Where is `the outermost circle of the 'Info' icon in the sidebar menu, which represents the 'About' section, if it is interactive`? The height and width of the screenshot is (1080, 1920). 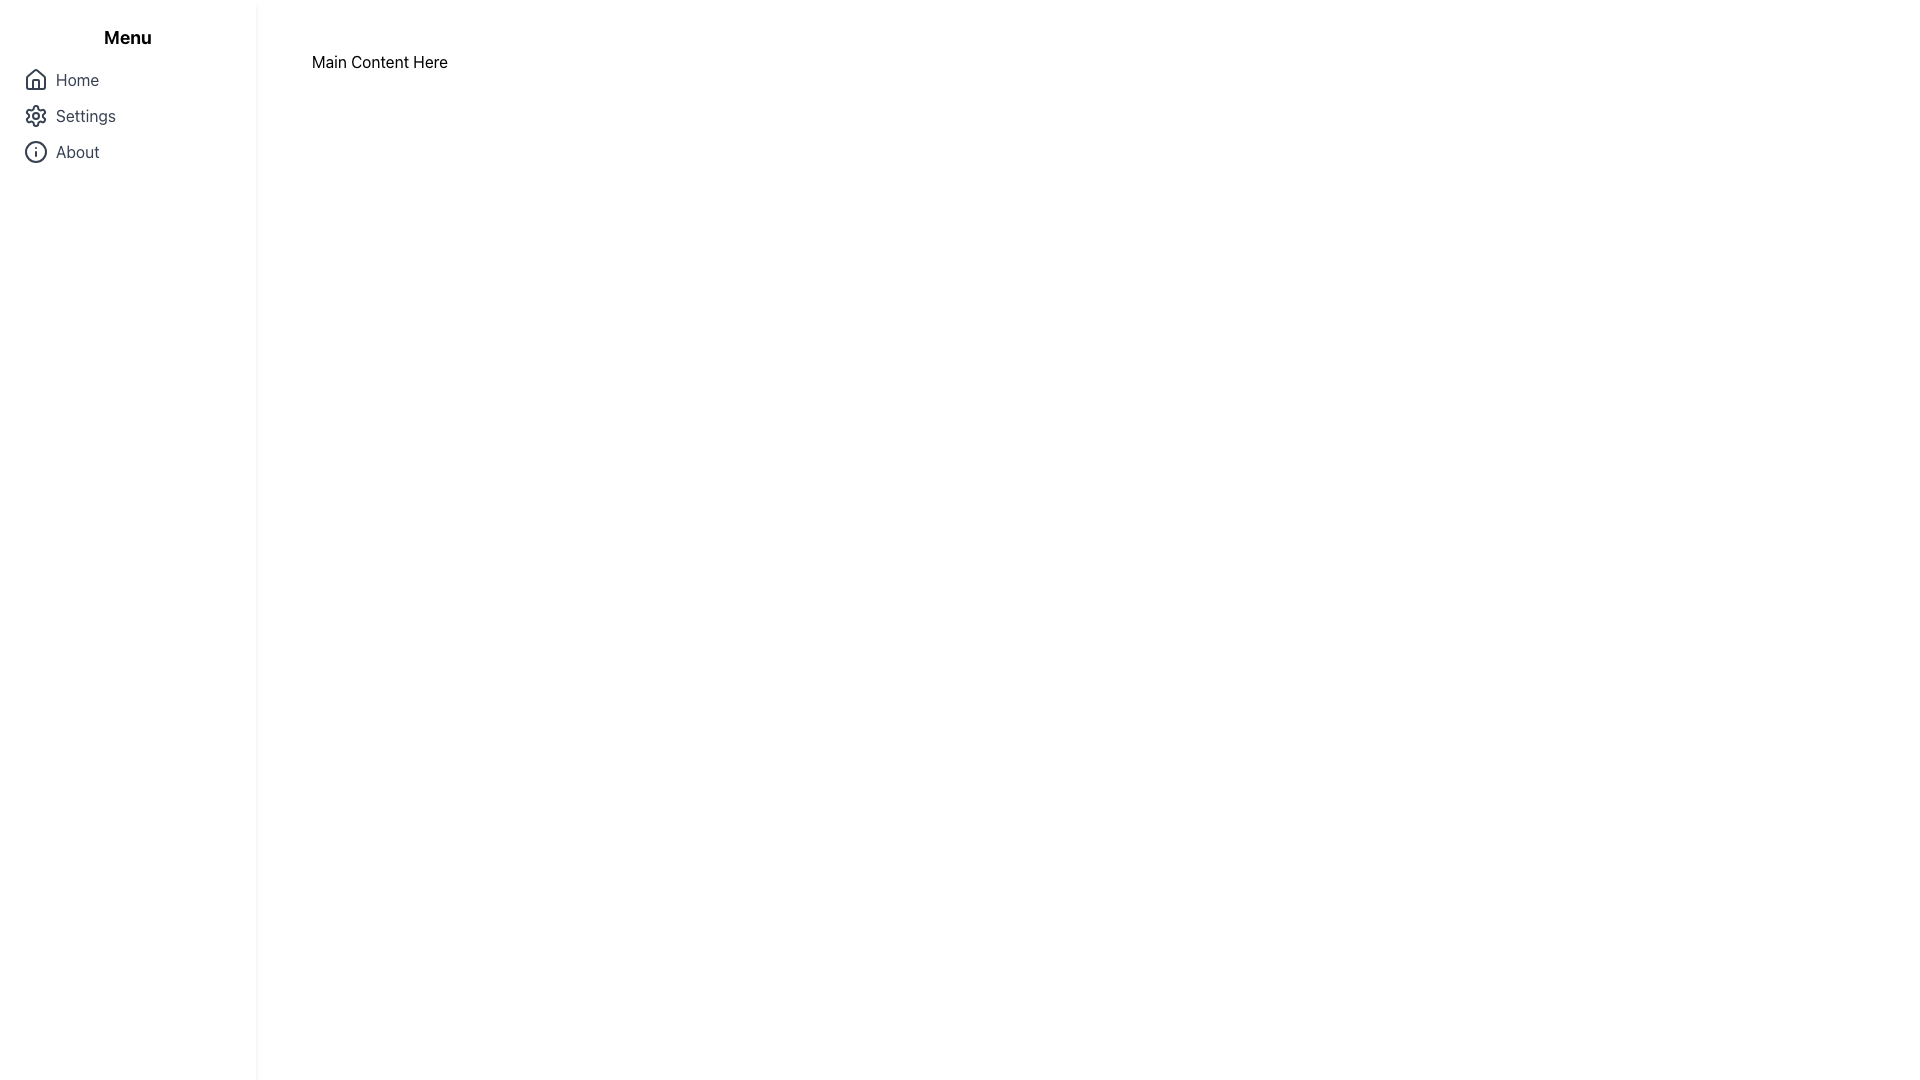 the outermost circle of the 'Info' icon in the sidebar menu, which represents the 'About' section, if it is interactive is located at coordinates (35, 150).